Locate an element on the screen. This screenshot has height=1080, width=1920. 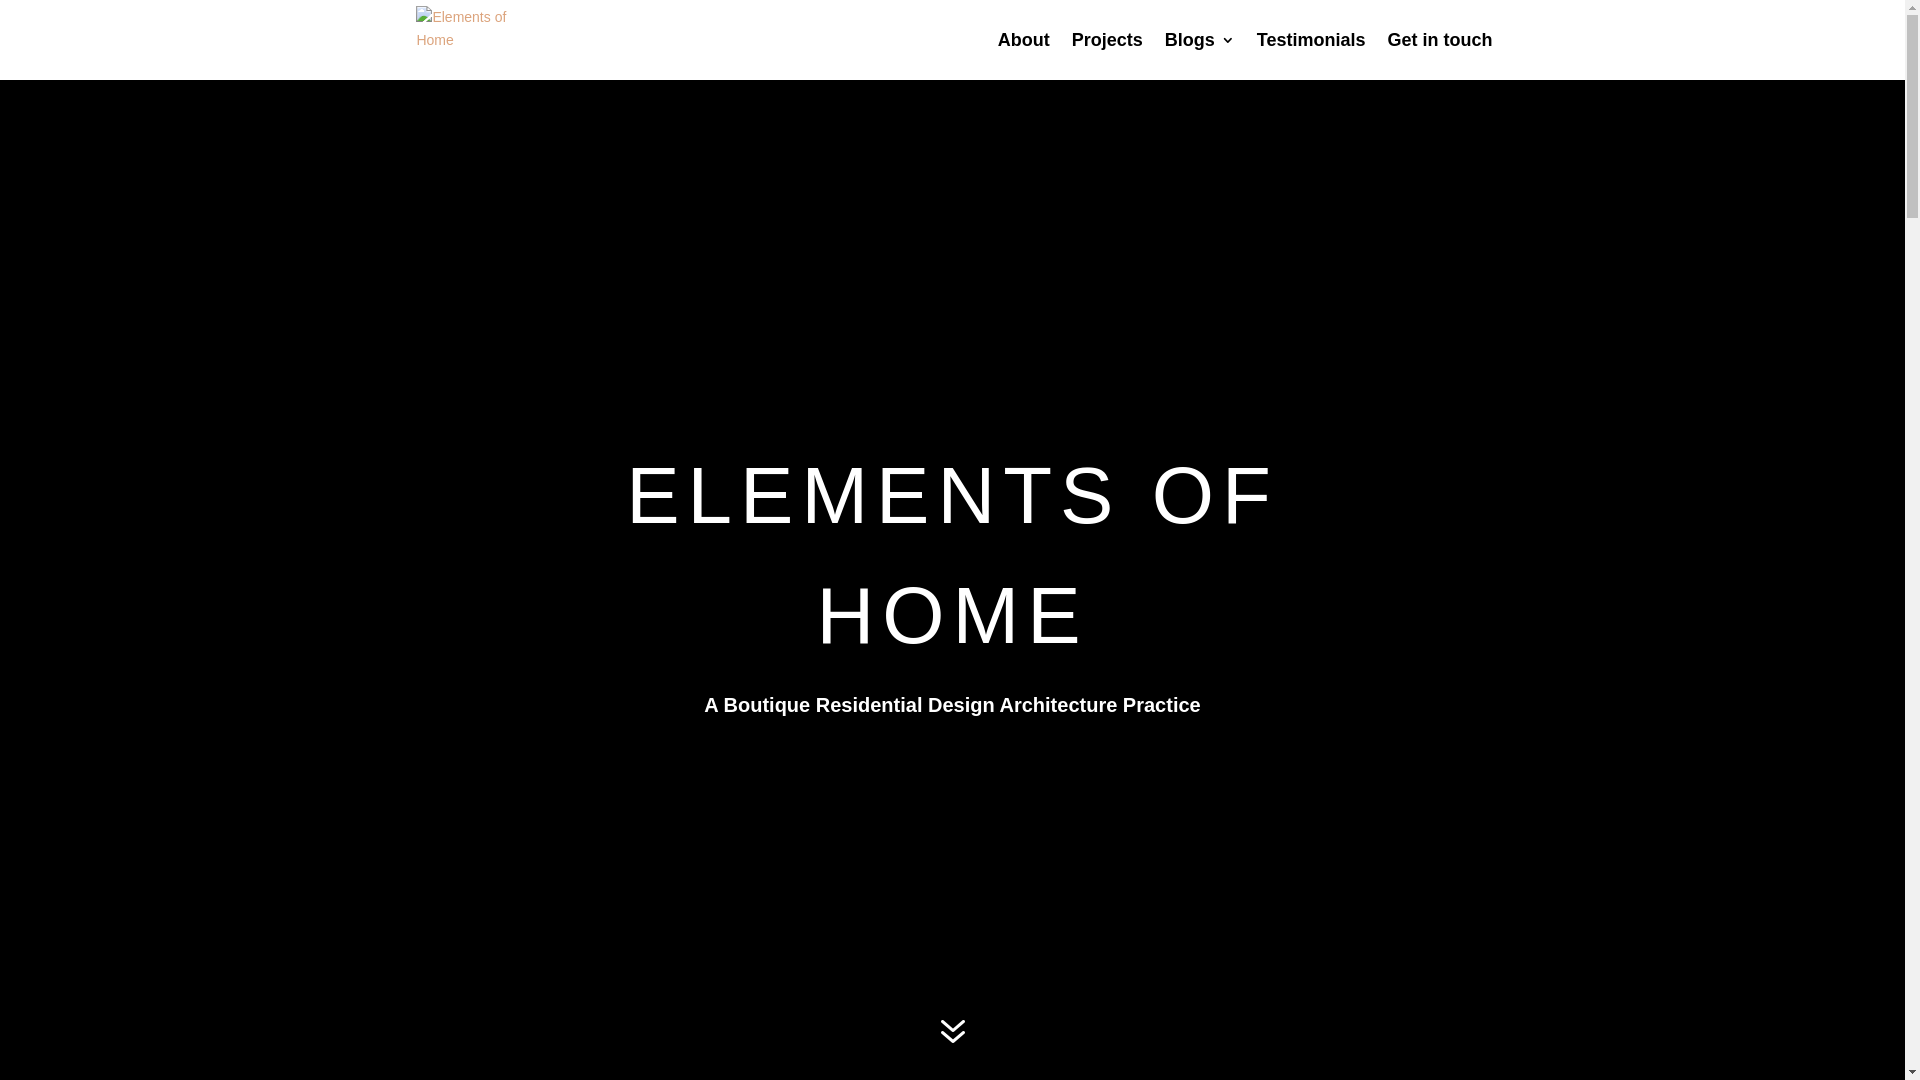
'Testimonials' is located at coordinates (1311, 55).